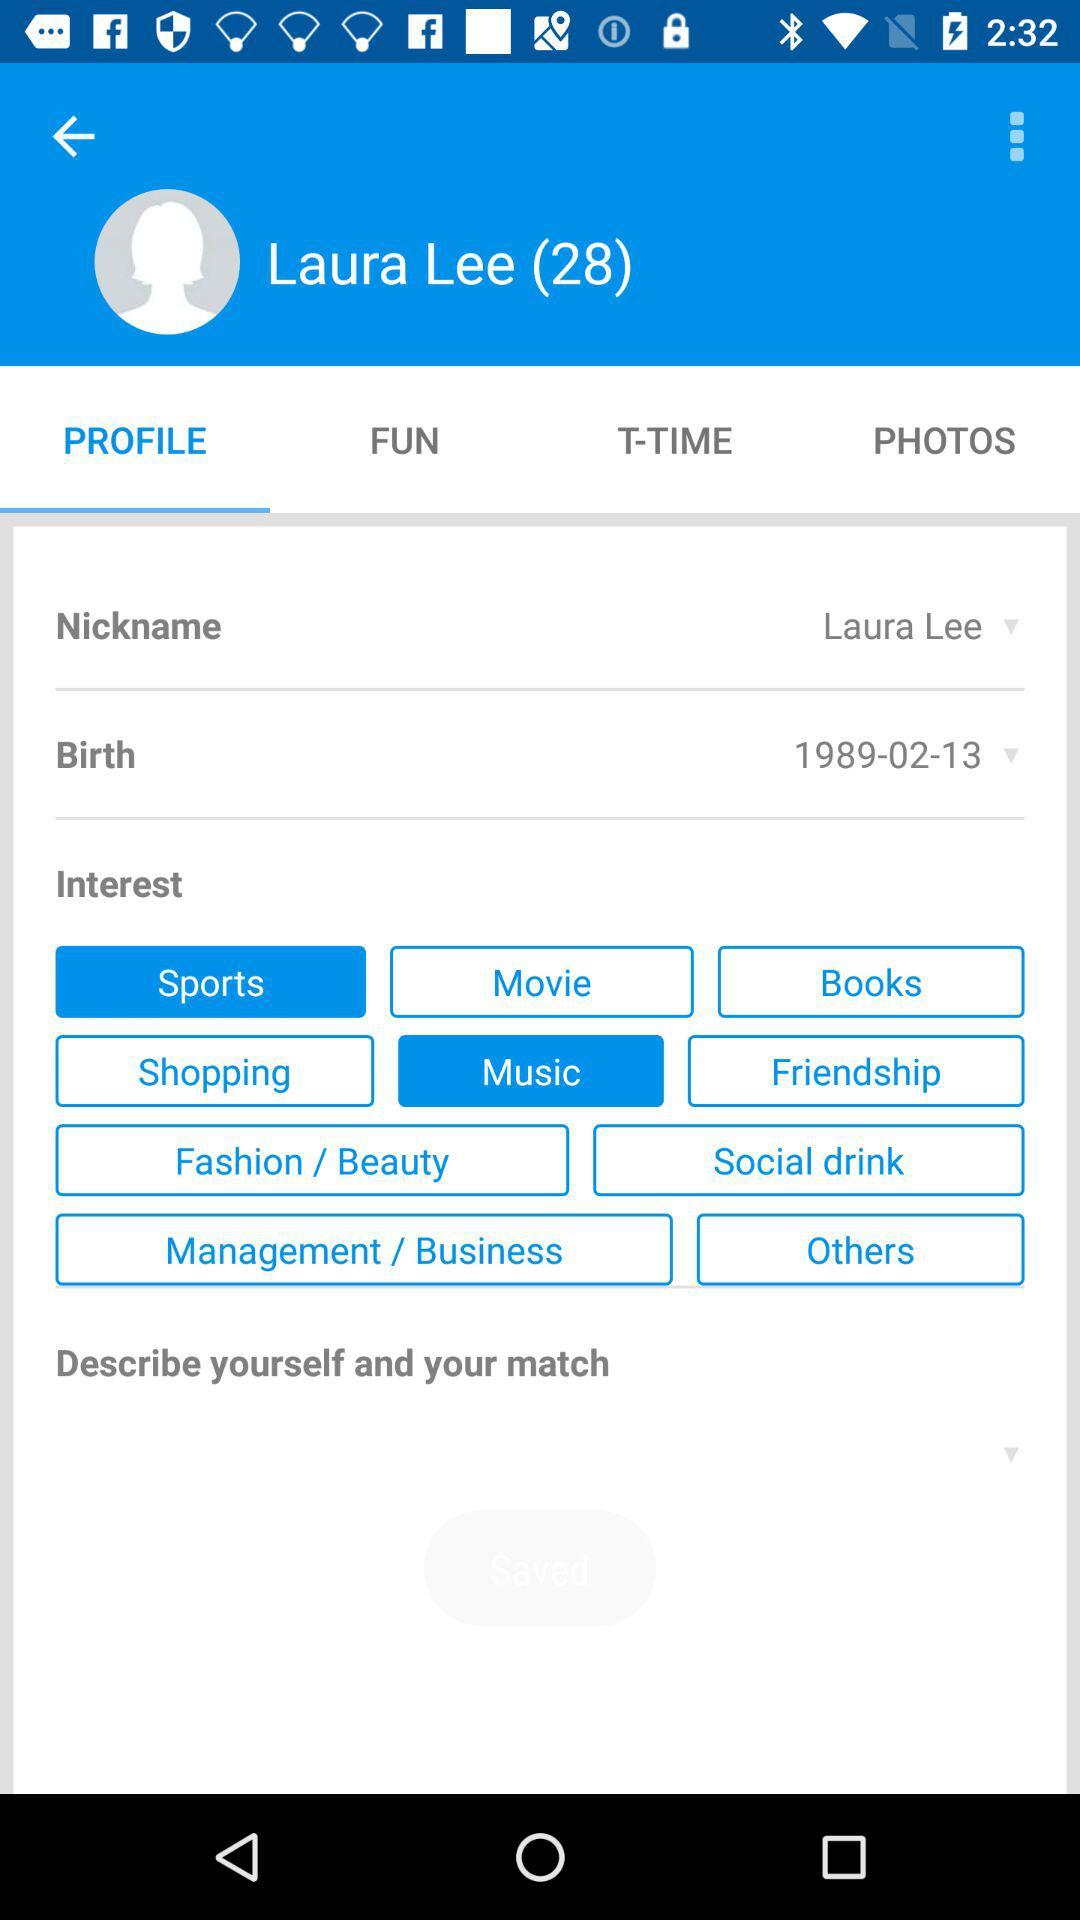 This screenshot has width=1080, height=1920. Describe the element at coordinates (870, 981) in the screenshot. I see `the icon above friendship item` at that location.